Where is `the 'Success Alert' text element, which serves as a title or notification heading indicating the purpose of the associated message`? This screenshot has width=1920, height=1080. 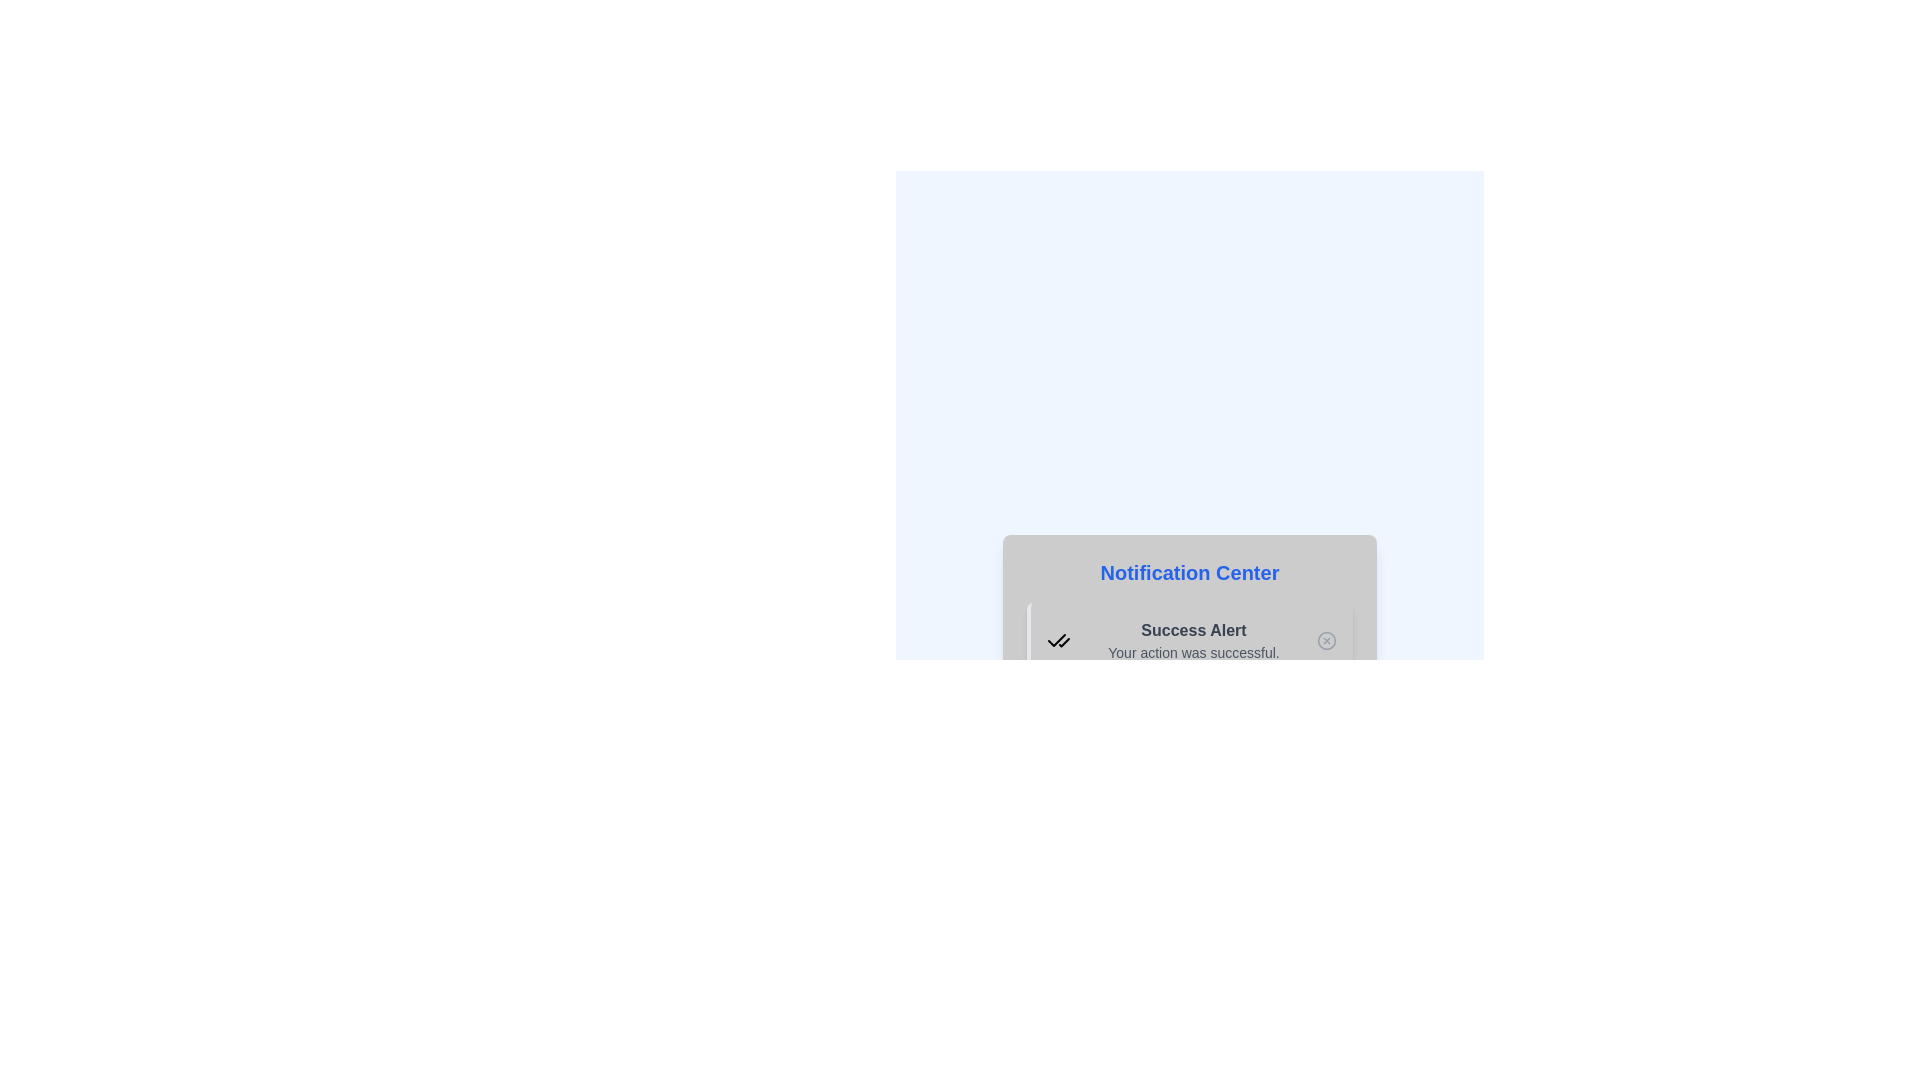 the 'Success Alert' text element, which serves as a title or notification heading indicating the purpose of the associated message is located at coordinates (1194, 631).